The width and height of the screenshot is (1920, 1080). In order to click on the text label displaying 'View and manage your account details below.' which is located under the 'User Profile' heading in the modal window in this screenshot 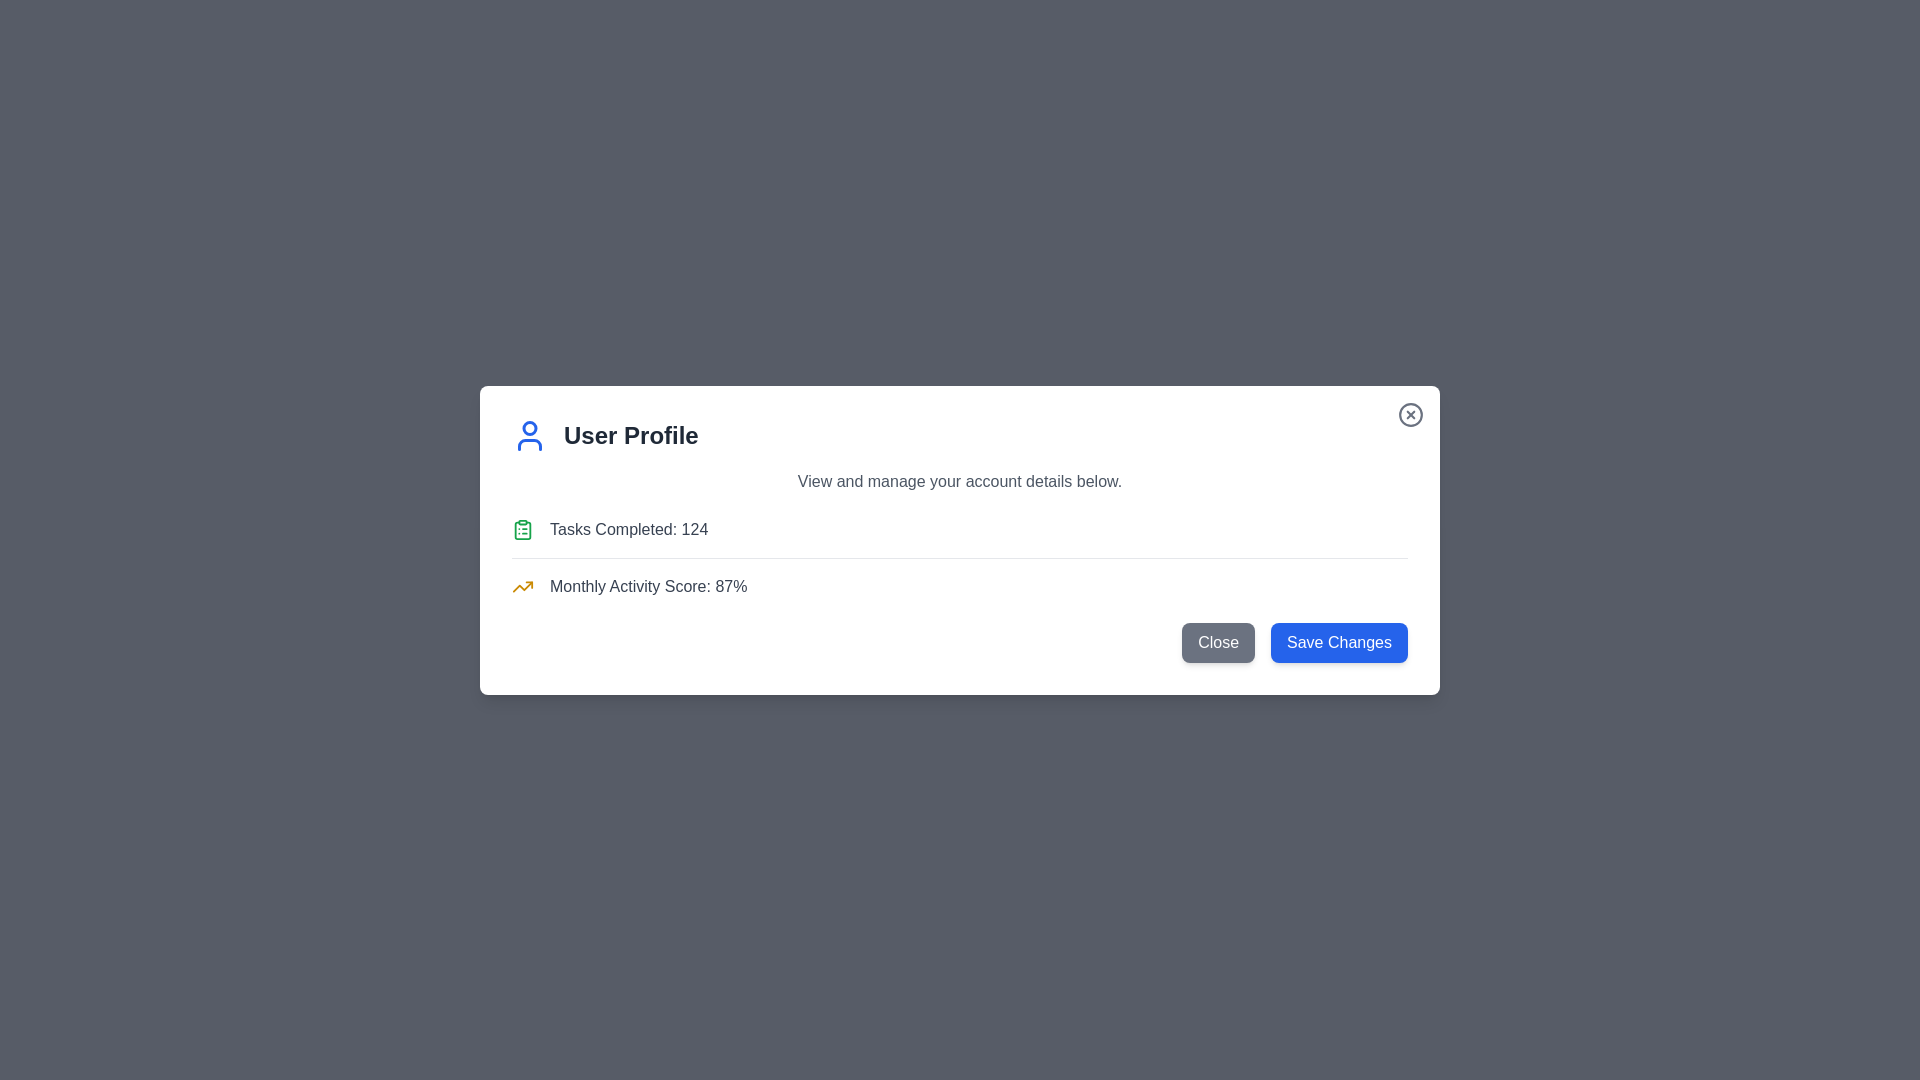, I will do `click(960, 481)`.